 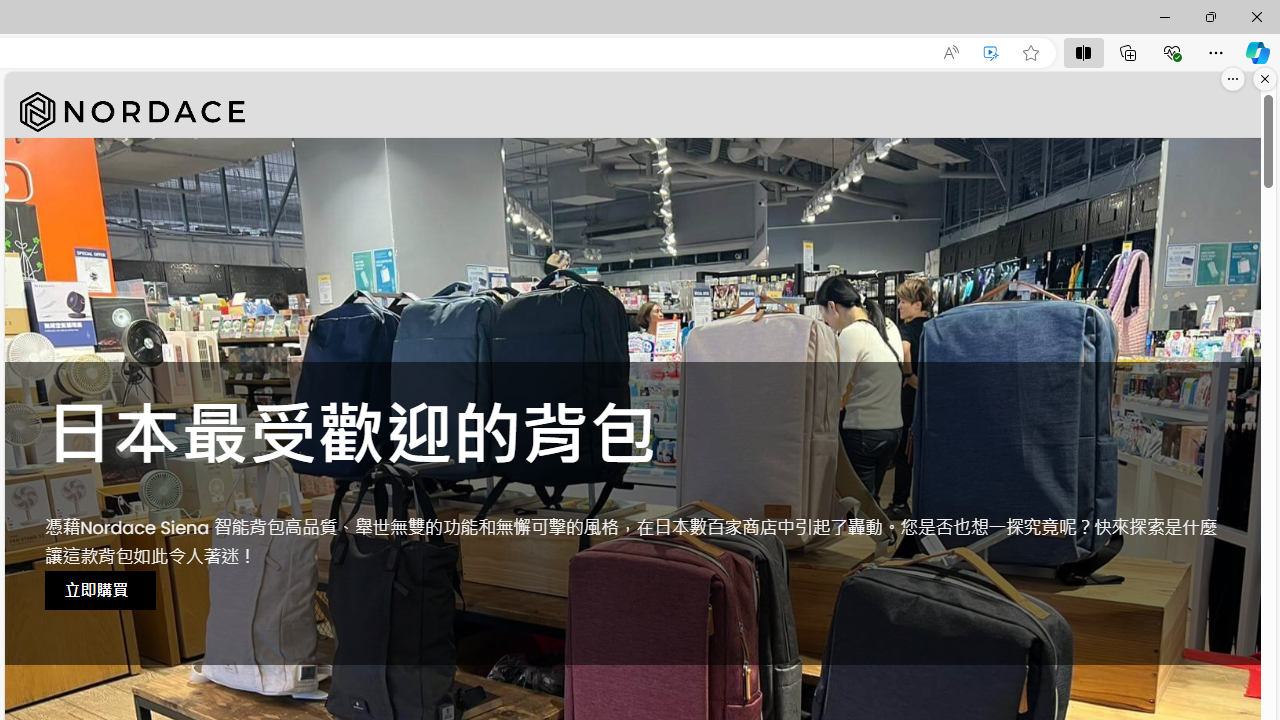 What do you see at coordinates (1232, 78) in the screenshot?
I see `'More options.'` at bounding box center [1232, 78].